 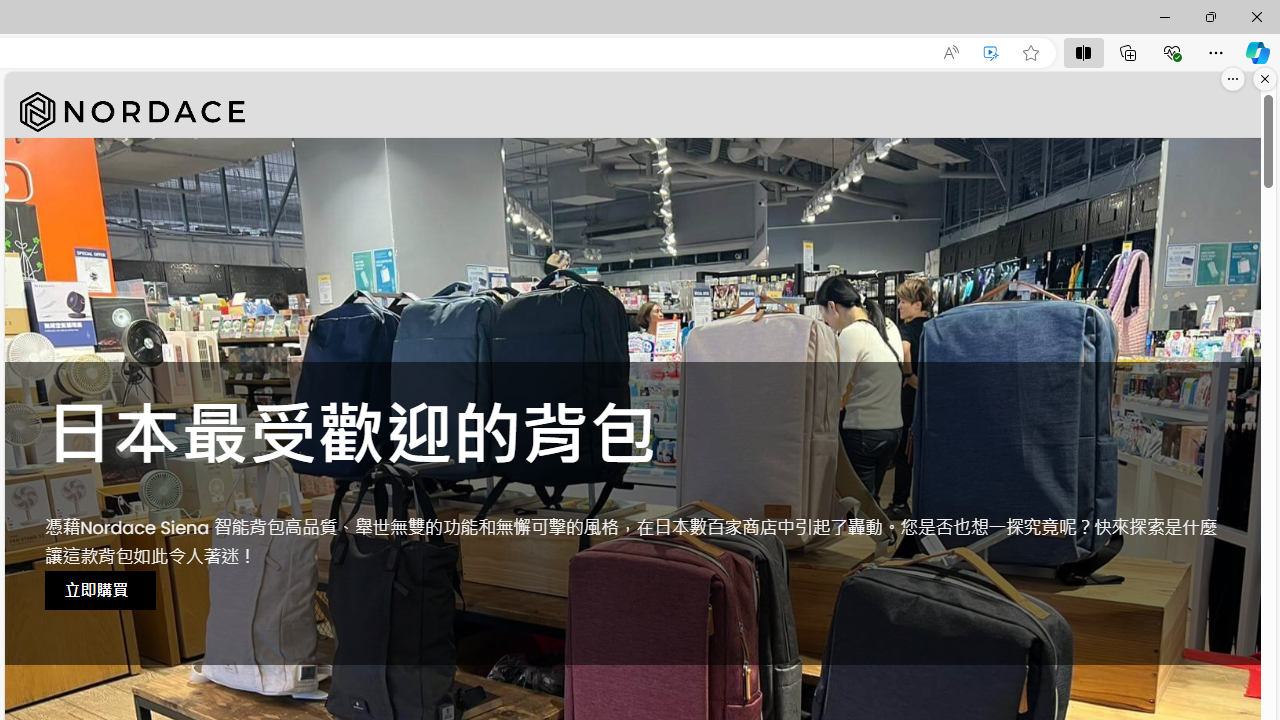 What do you see at coordinates (1232, 78) in the screenshot?
I see `'More options.'` at bounding box center [1232, 78].